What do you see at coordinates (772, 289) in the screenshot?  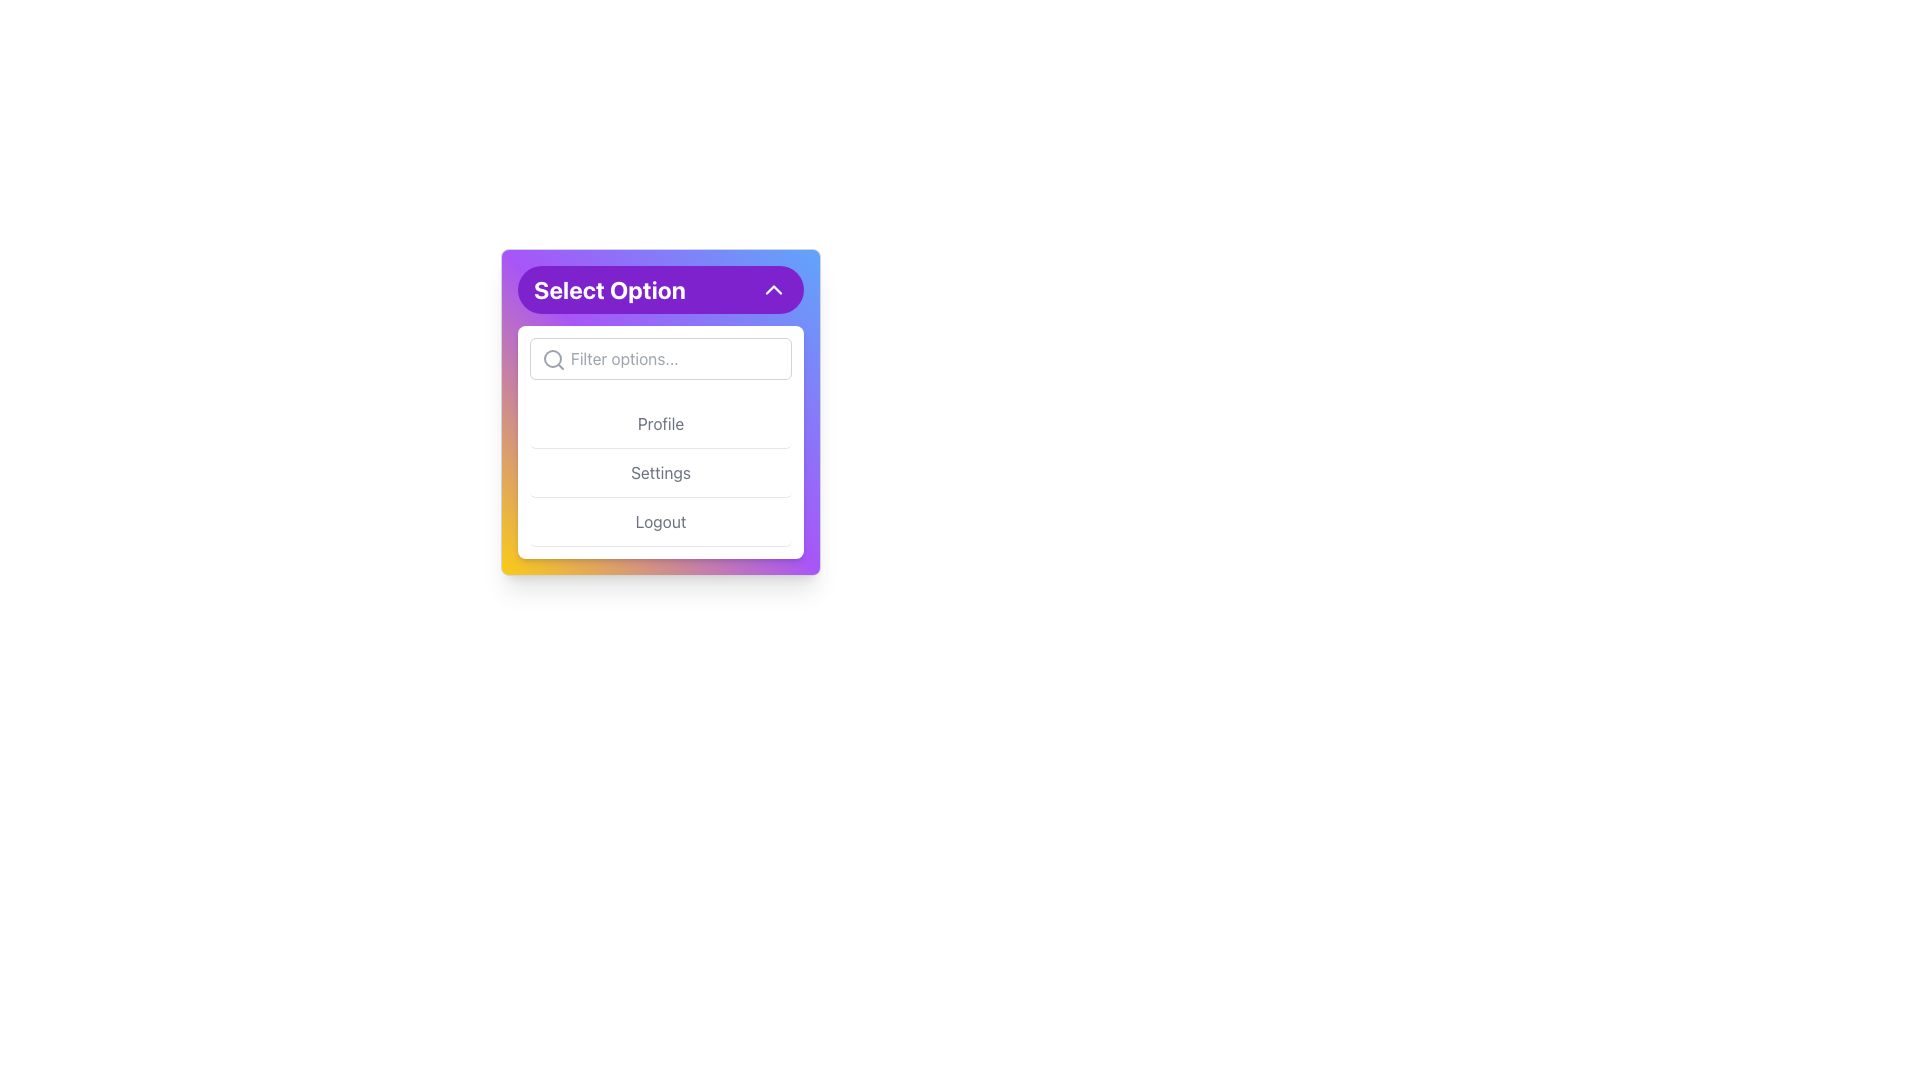 I see `the chevron-up icon, which is a triangular arrow styled as an SVG with a white stroke on a purple background, located in the top-right corner of the 'Select Option' button` at bounding box center [772, 289].